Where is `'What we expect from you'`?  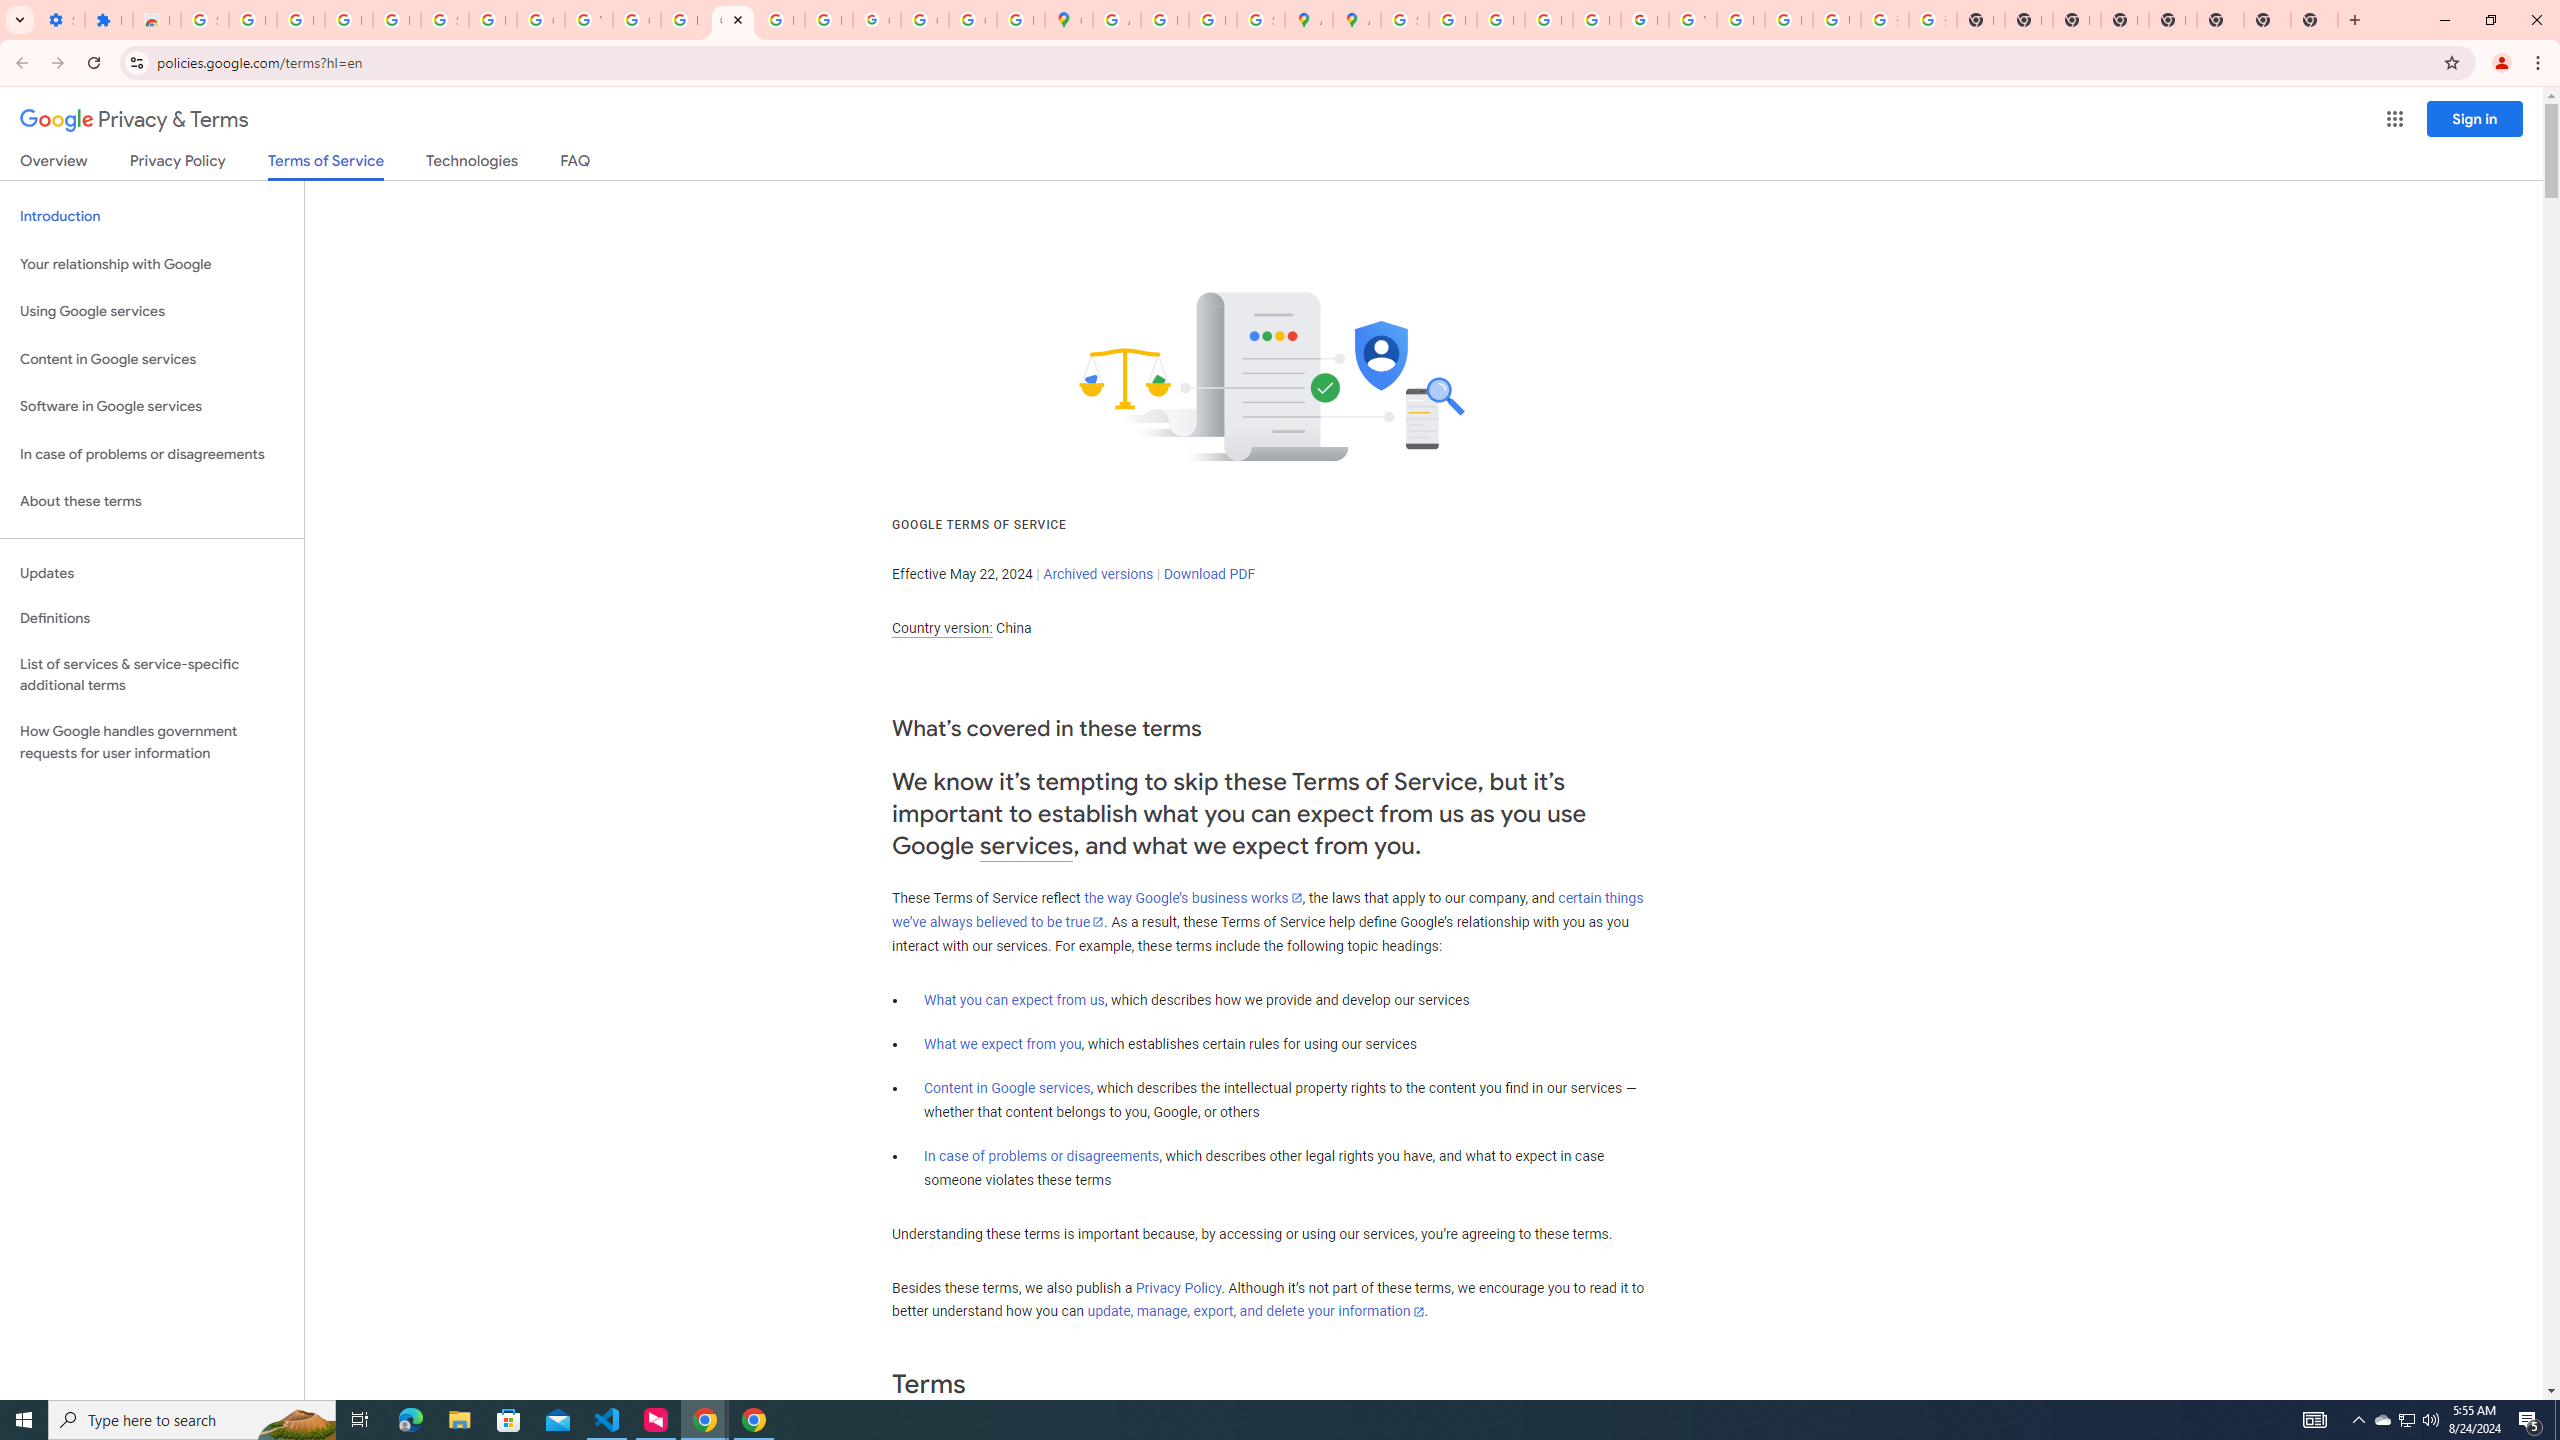
'What we expect from you' is located at coordinates (1002, 1043).